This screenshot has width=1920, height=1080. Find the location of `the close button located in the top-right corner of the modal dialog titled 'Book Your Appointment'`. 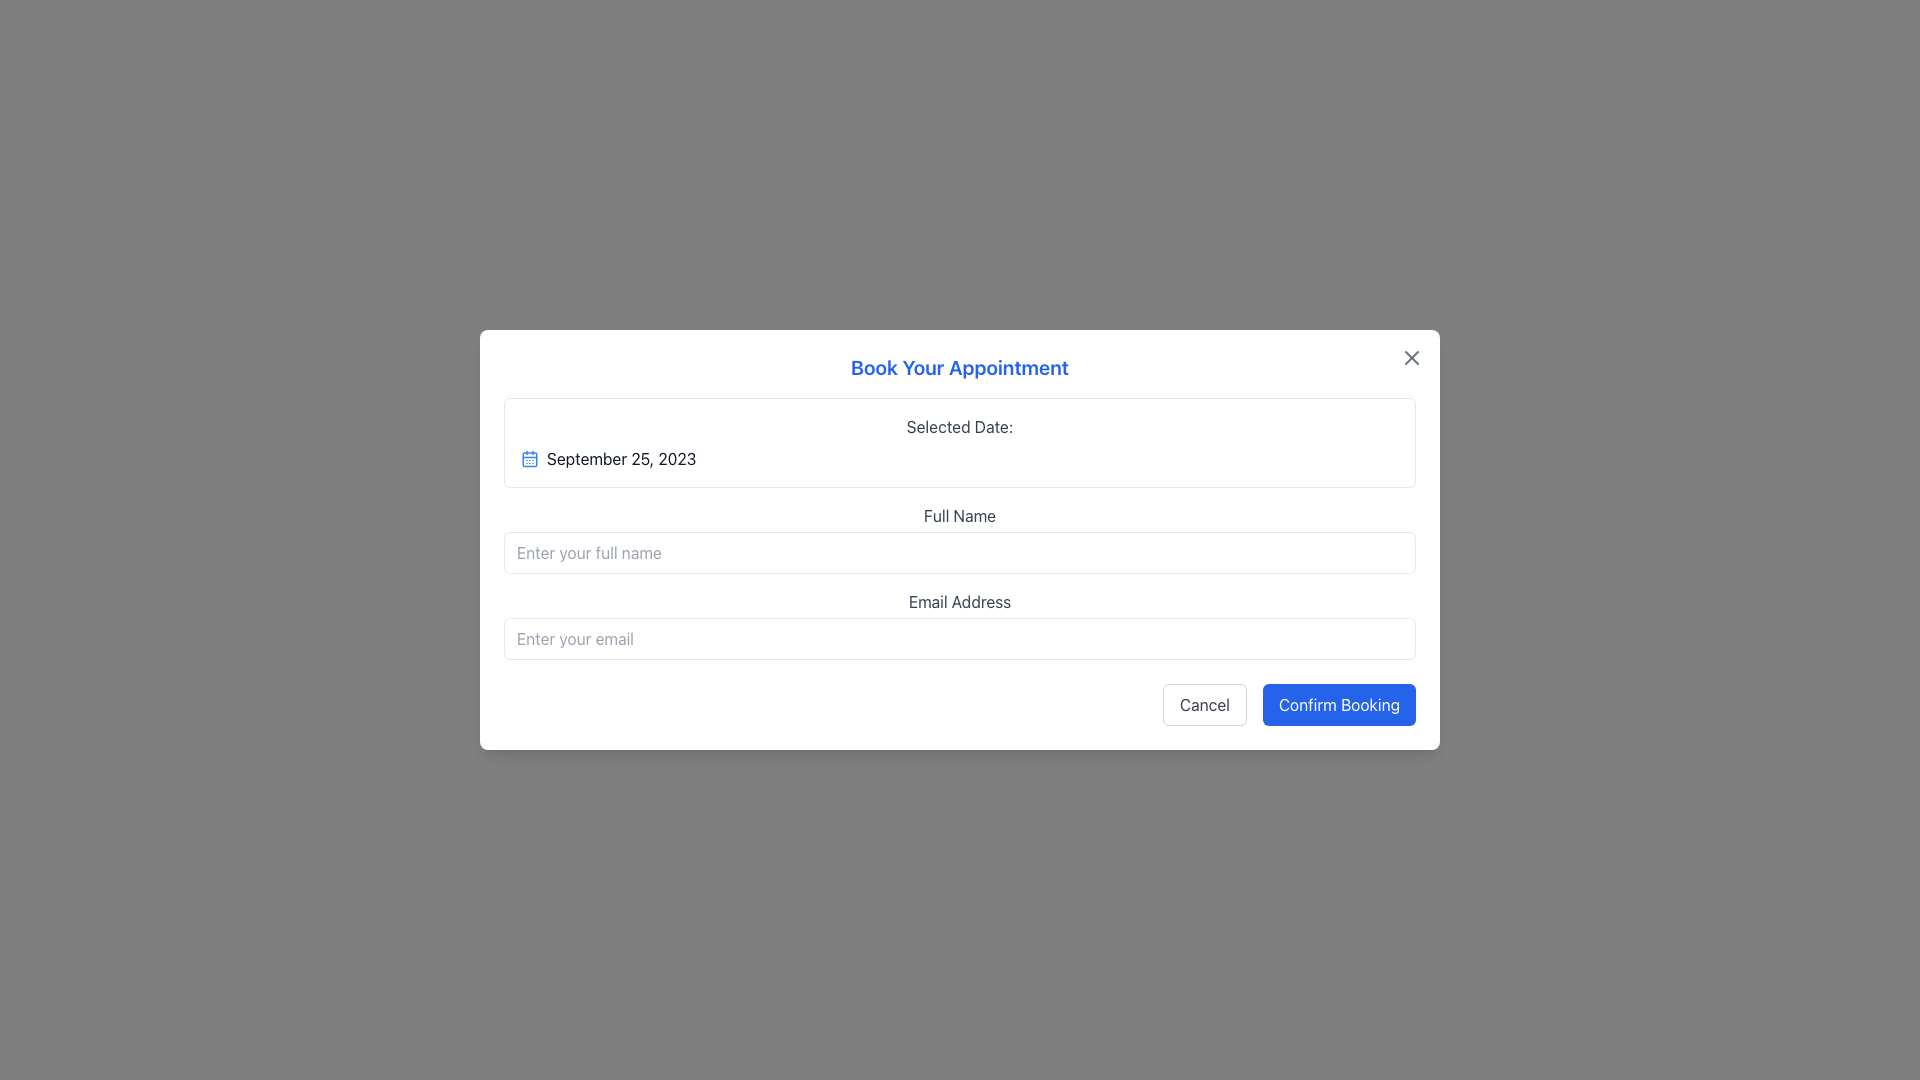

the close button located in the top-right corner of the modal dialog titled 'Book Your Appointment' is located at coordinates (1410, 357).